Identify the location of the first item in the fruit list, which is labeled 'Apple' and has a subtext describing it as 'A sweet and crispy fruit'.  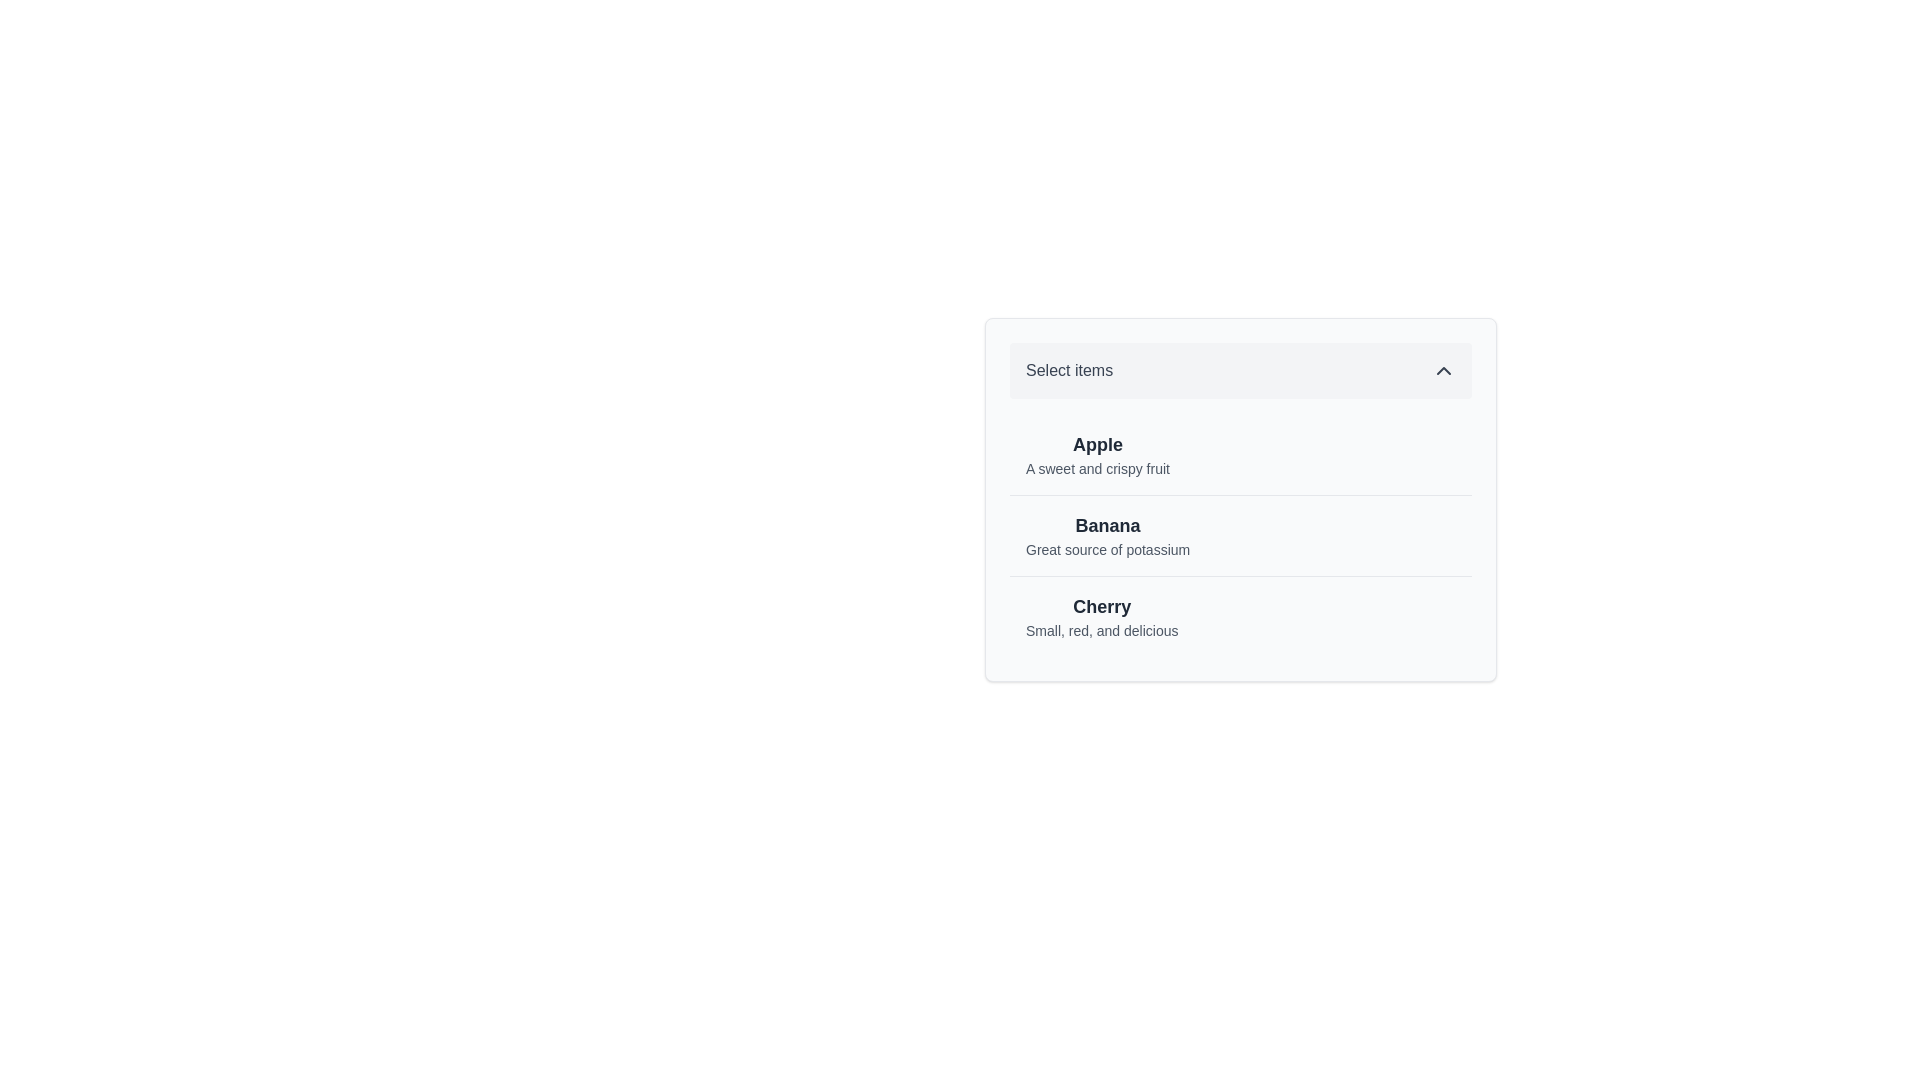
(1240, 455).